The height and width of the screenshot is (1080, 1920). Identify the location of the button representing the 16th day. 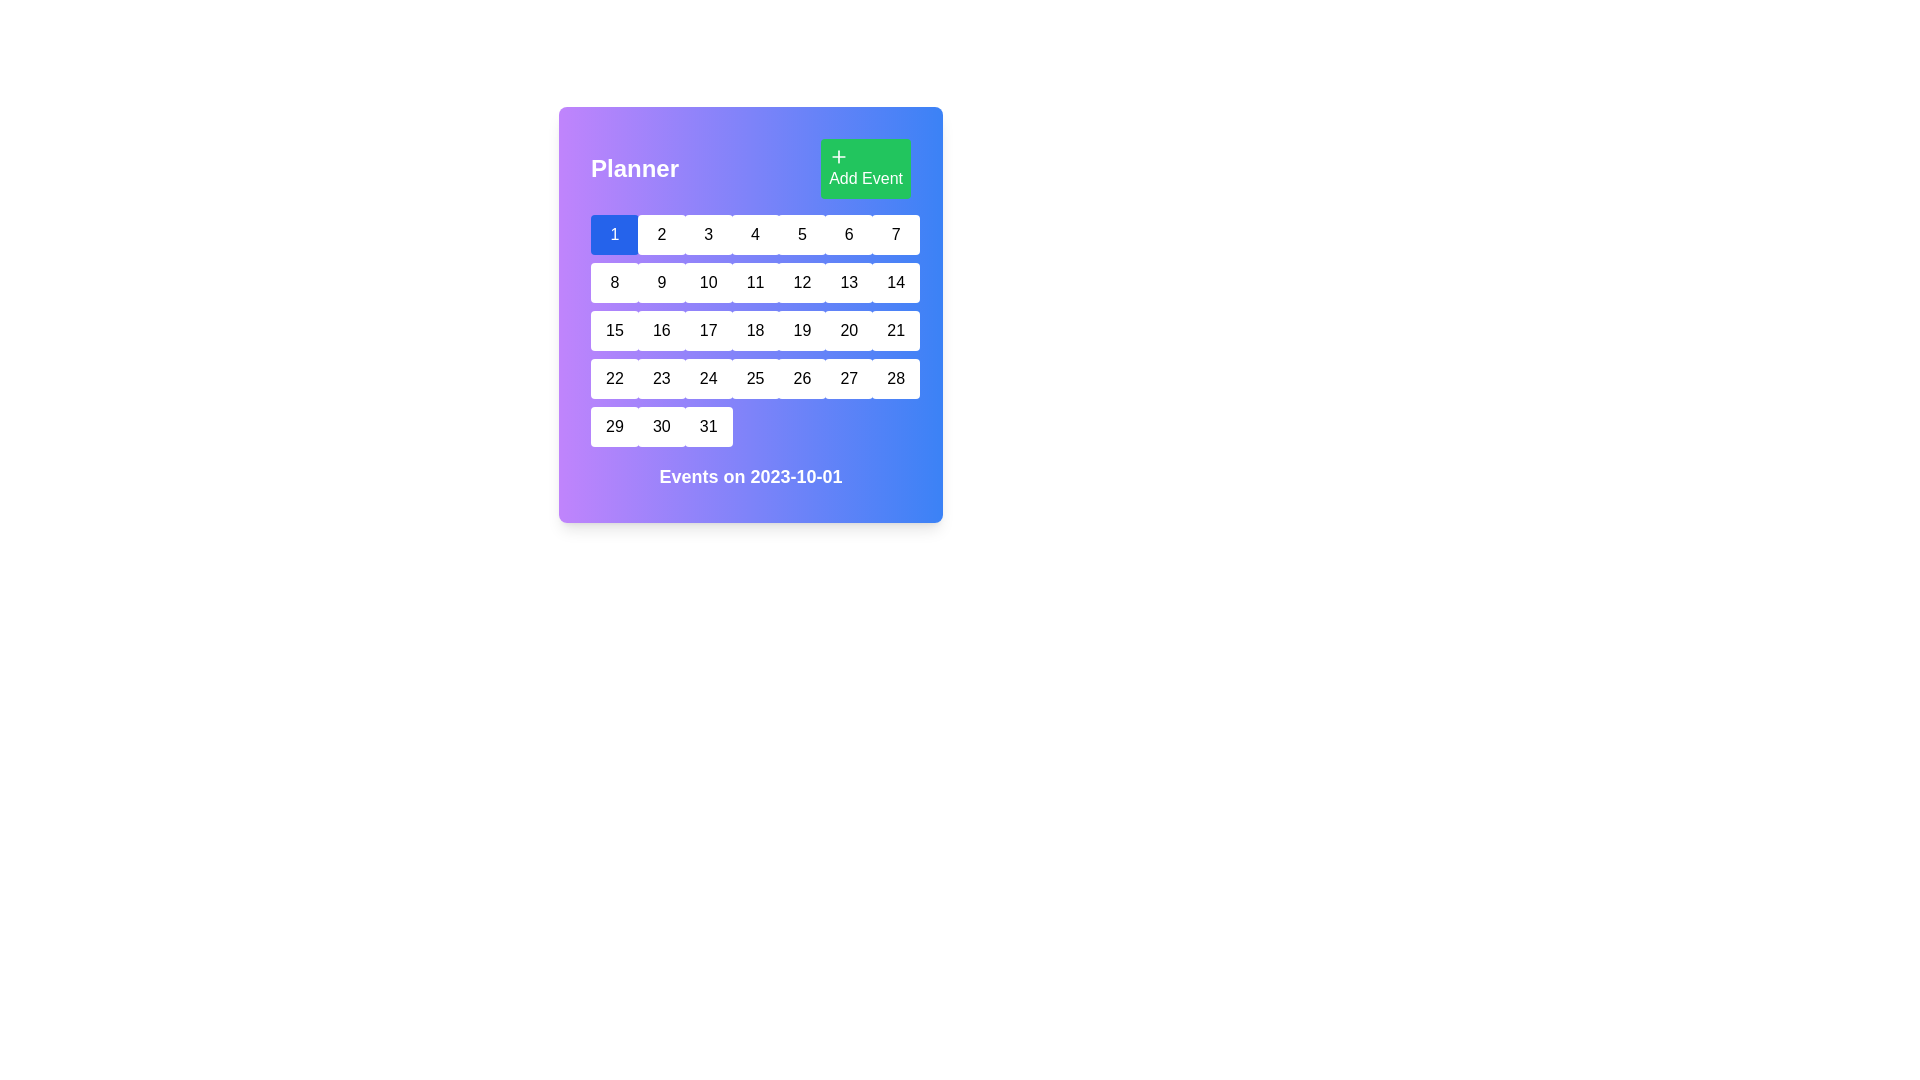
(661, 330).